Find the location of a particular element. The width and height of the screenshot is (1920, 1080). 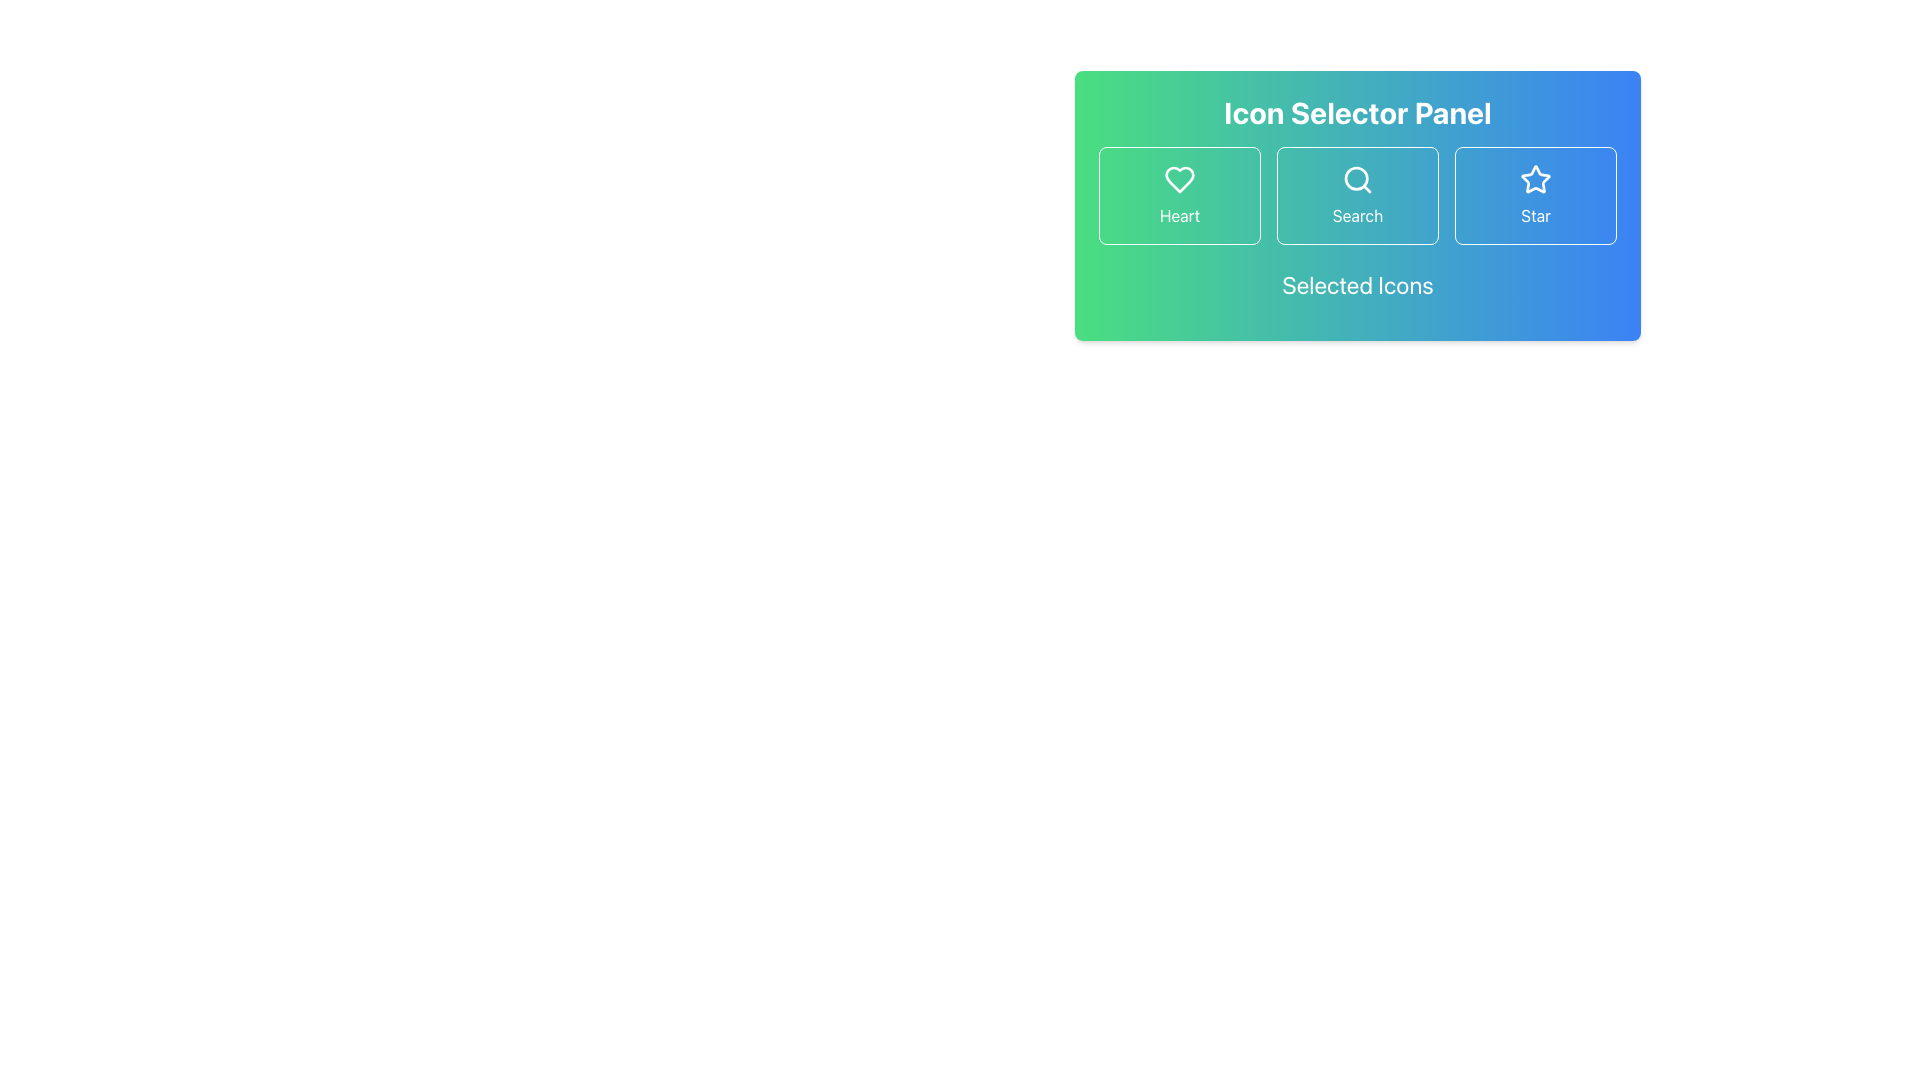

the rectangular blue button with a search icon and 'Search' text to observe the hover effect is located at coordinates (1358, 196).